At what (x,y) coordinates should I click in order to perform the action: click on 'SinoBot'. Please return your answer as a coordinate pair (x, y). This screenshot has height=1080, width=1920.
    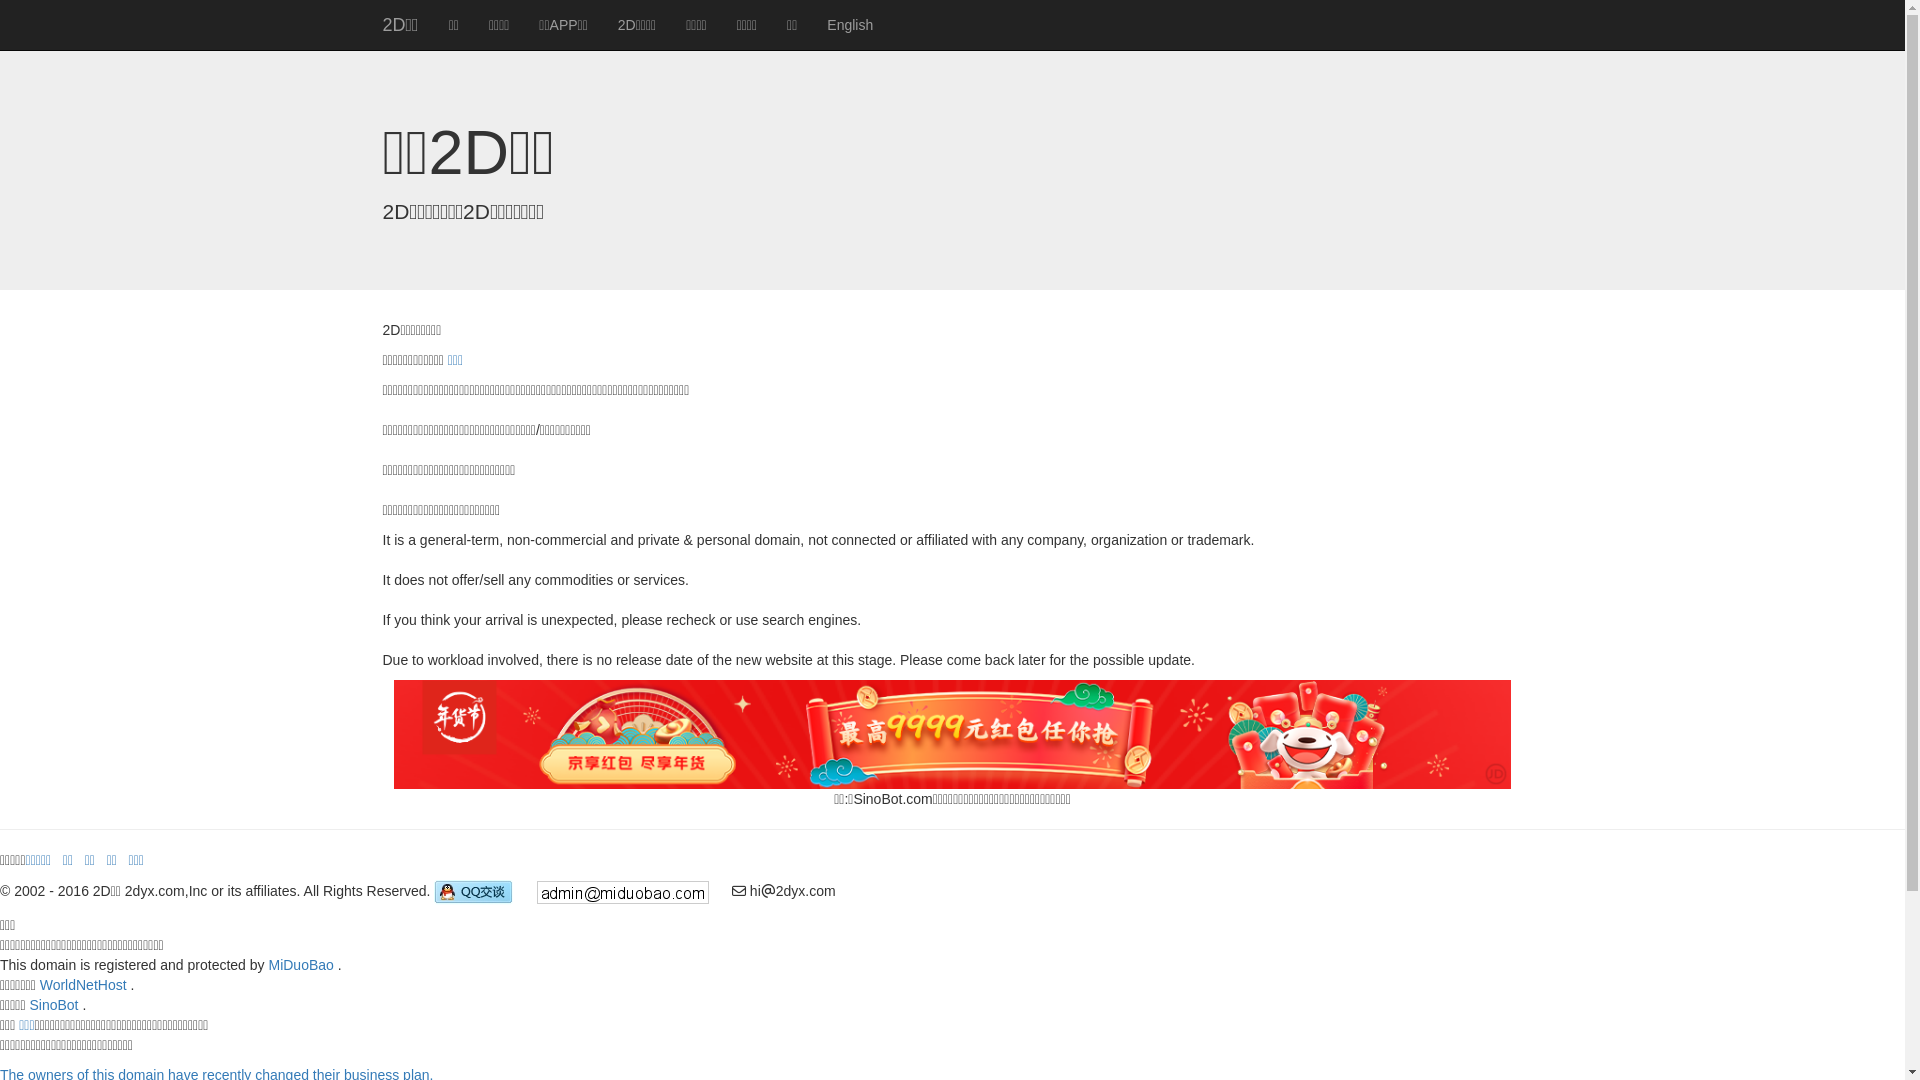
    Looking at the image, I should click on (53, 1005).